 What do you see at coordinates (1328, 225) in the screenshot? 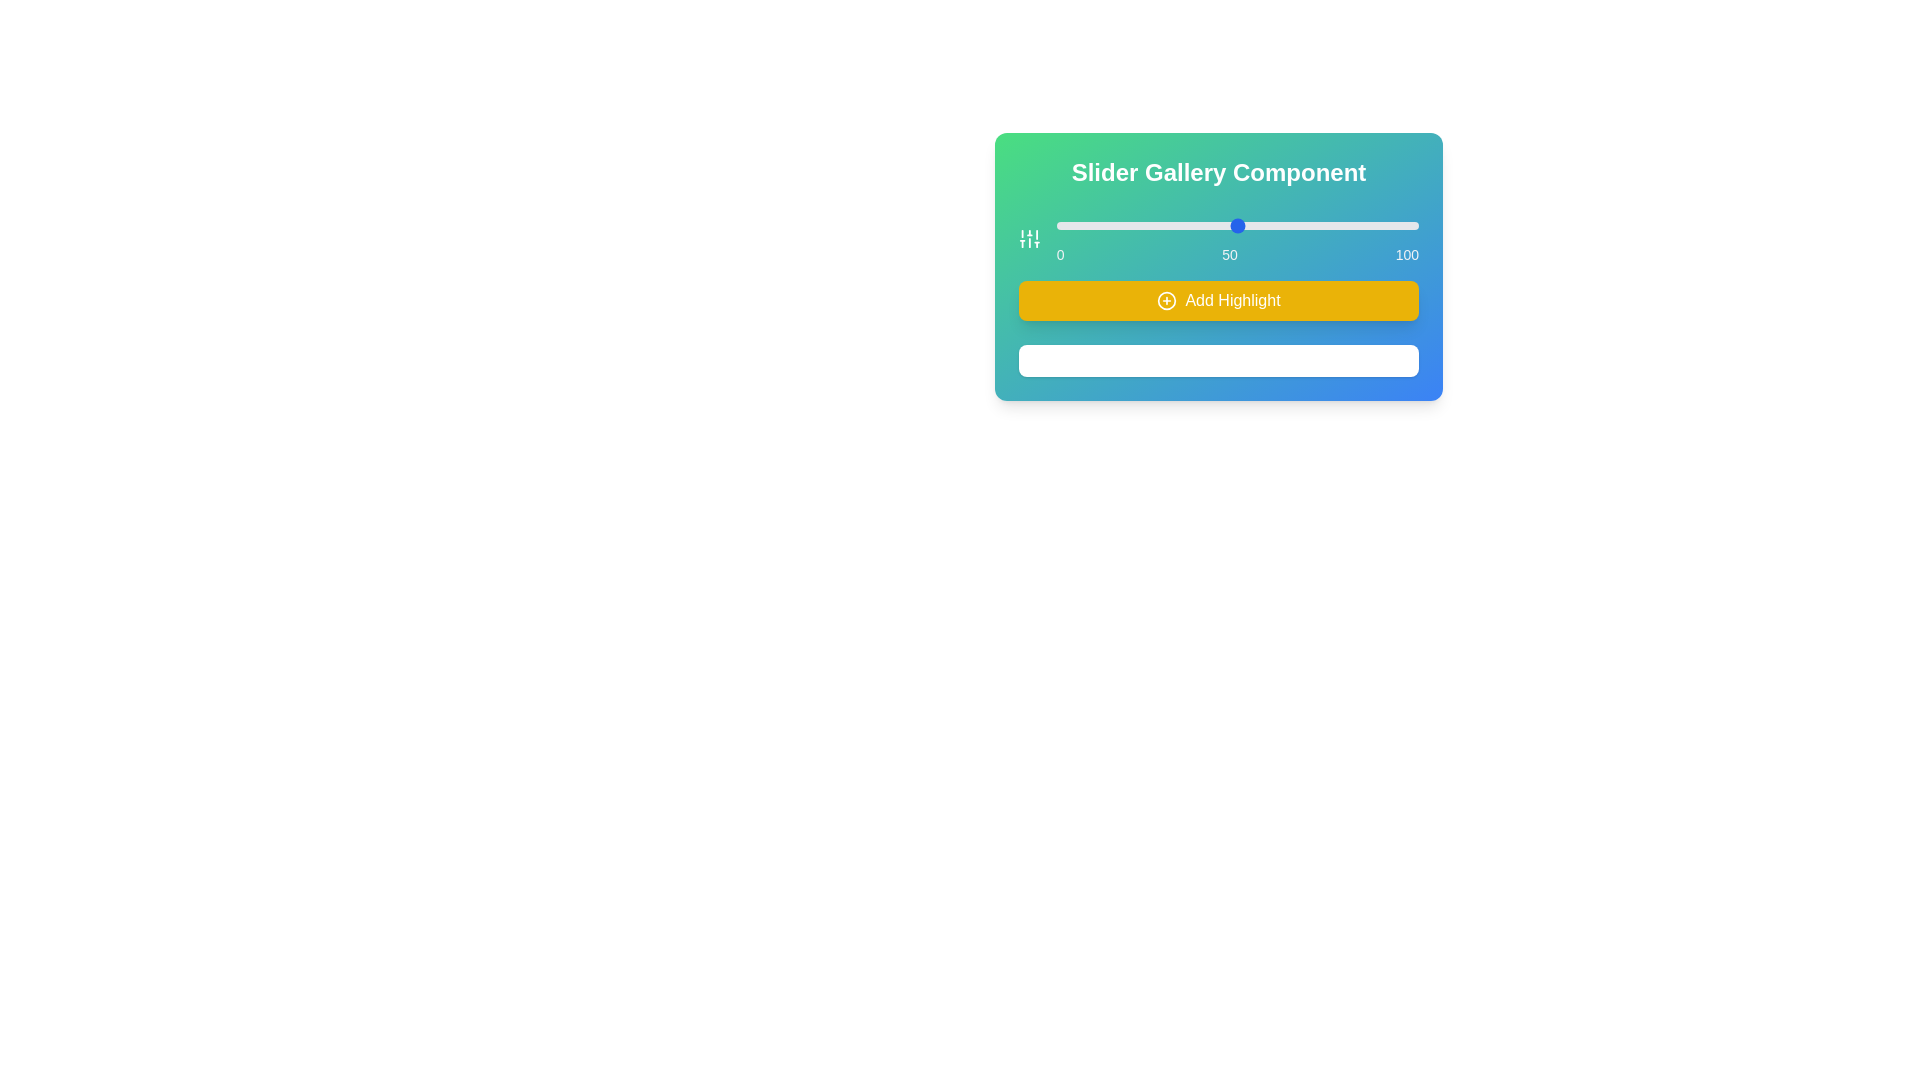
I see `the slider value` at bounding box center [1328, 225].